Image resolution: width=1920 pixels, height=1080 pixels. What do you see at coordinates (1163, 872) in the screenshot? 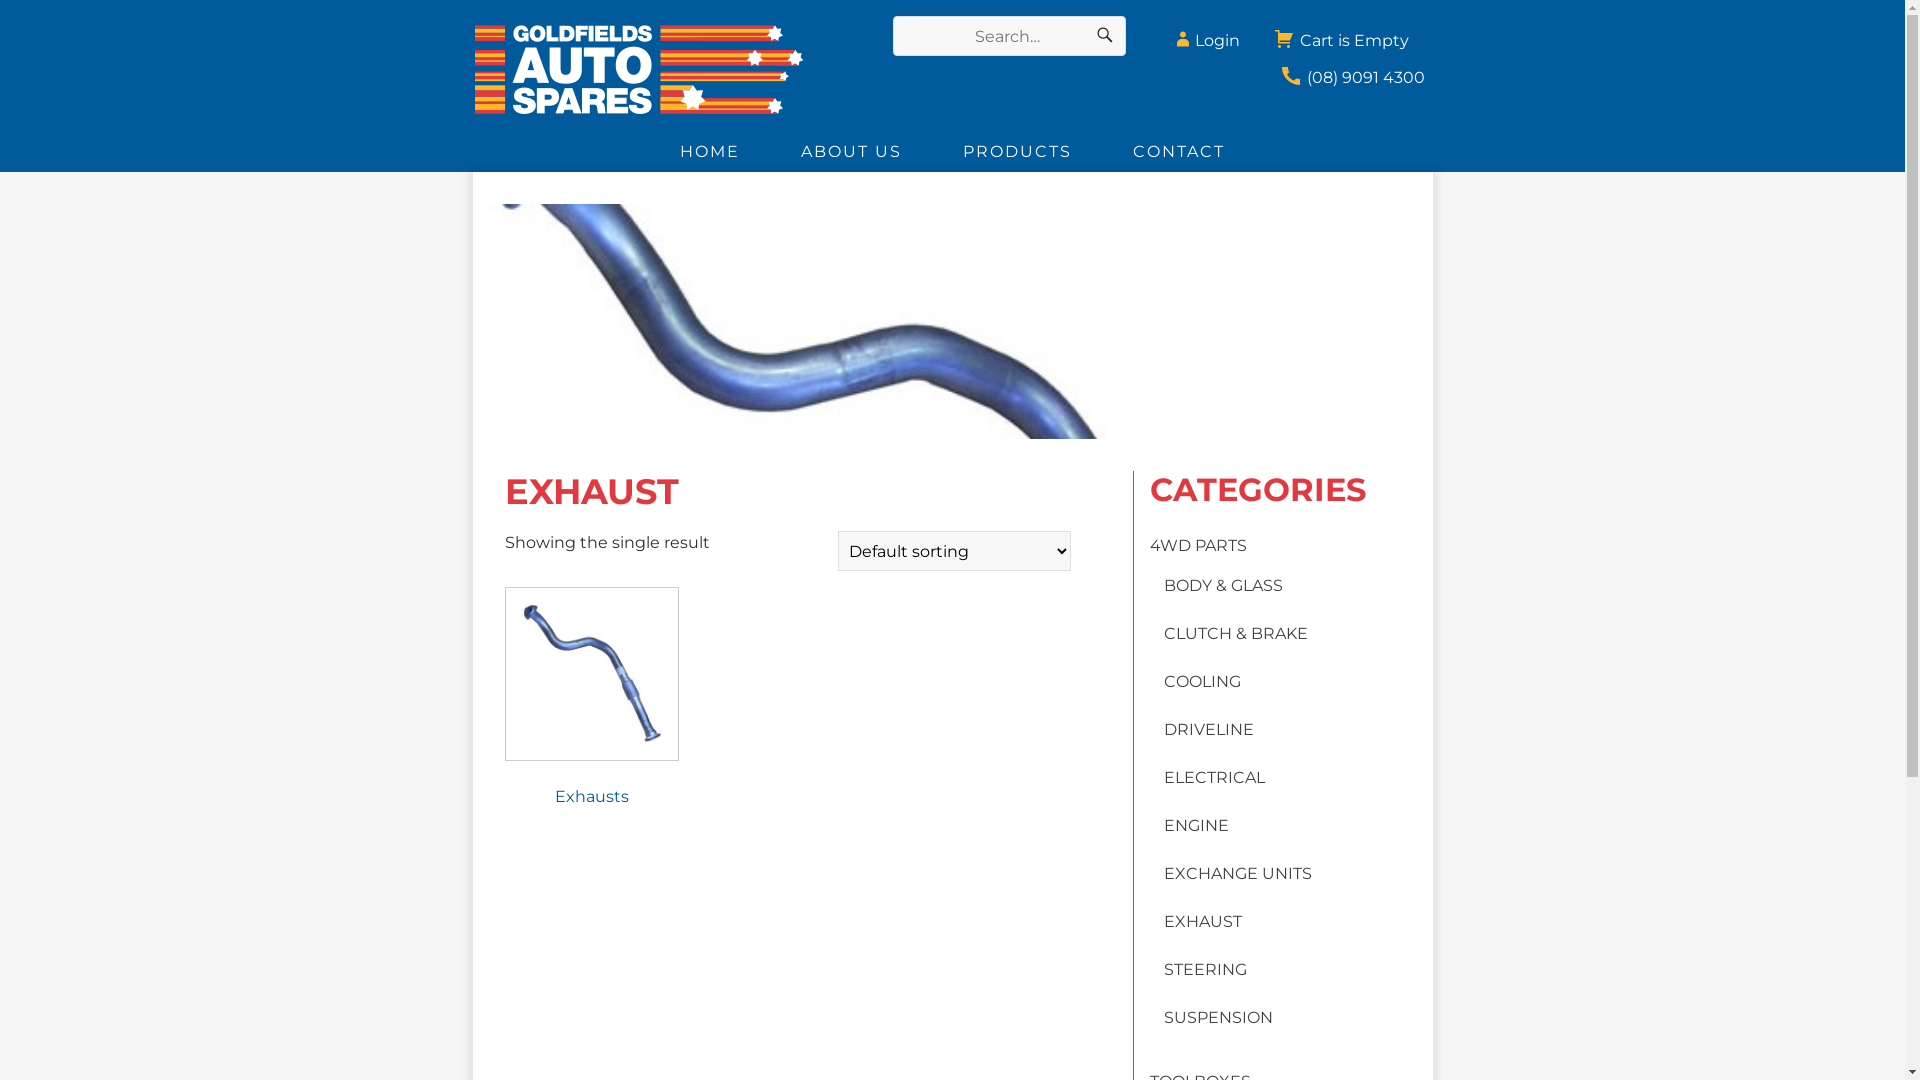
I see `'EXCHANGE UNITS'` at bounding box center [1163, 872].